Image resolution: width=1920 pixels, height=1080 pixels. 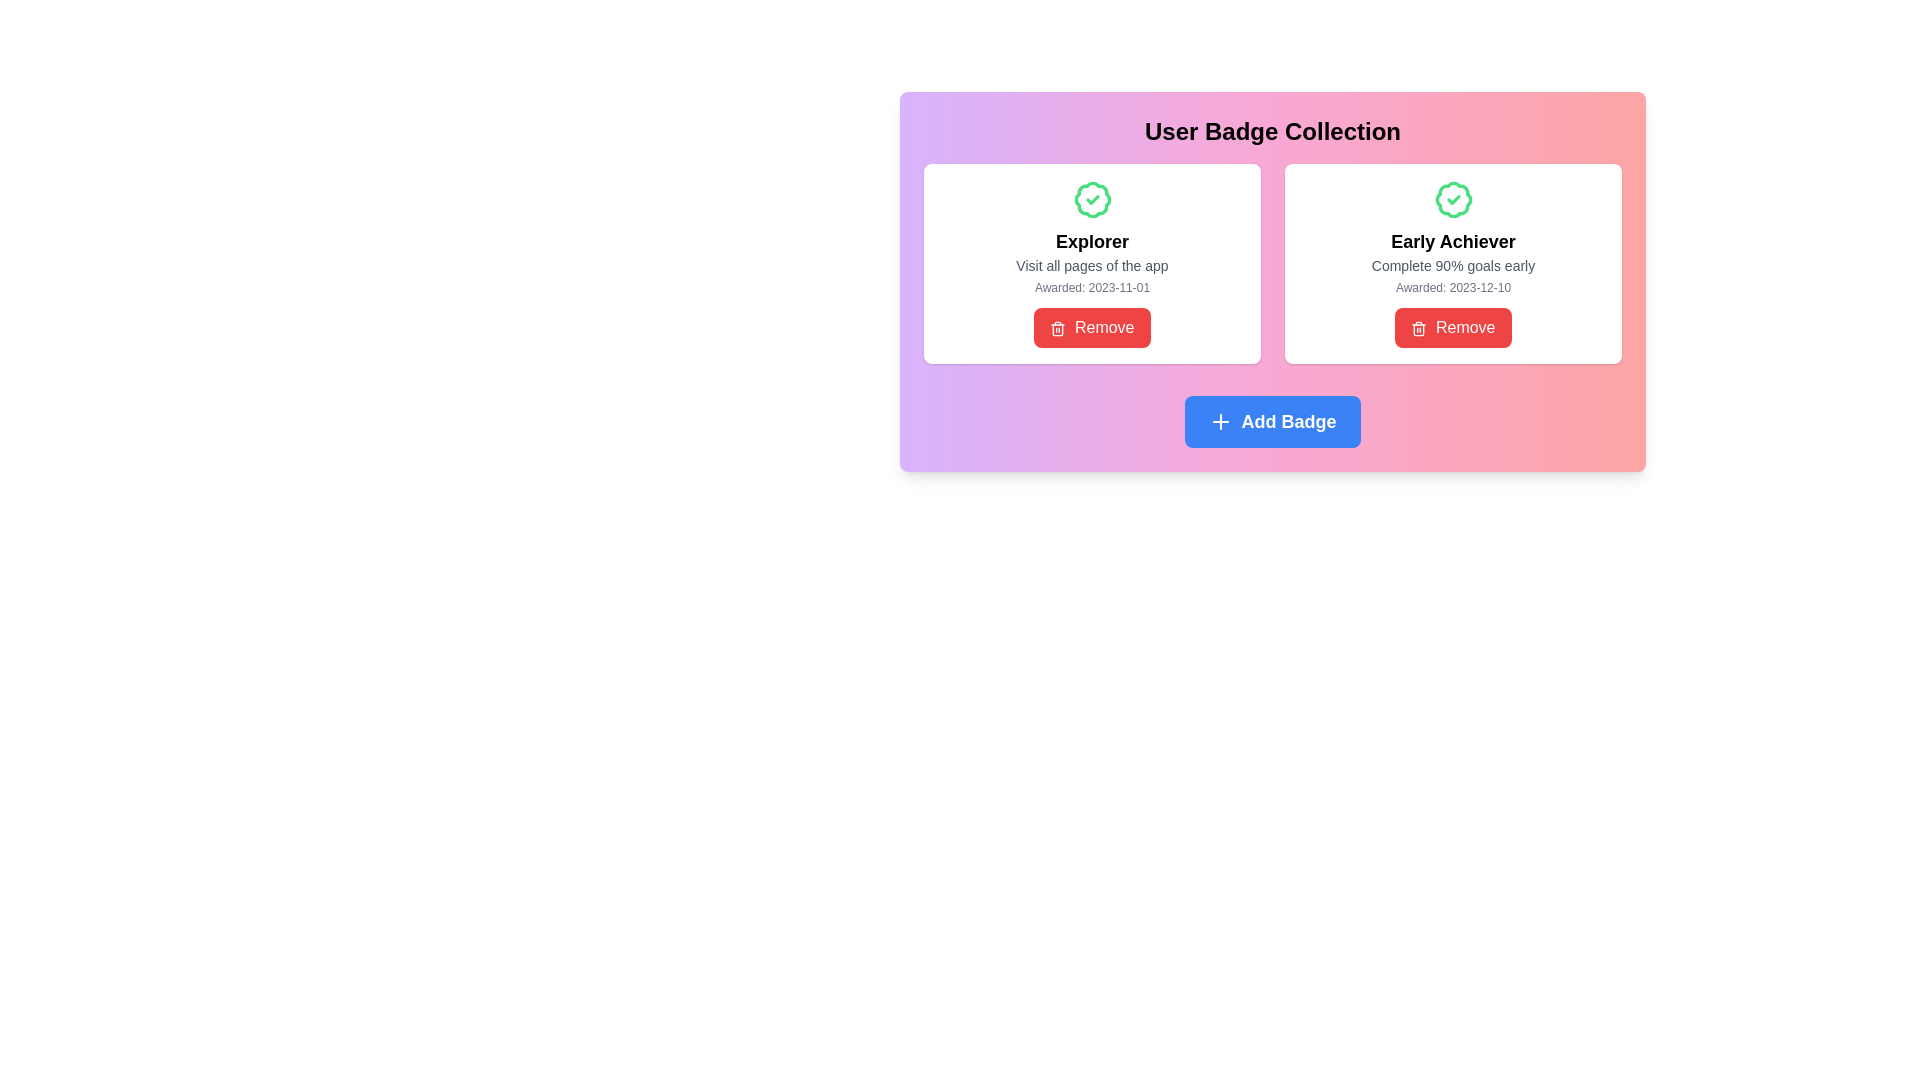 I want to click on text content of the gray subtitle labeled 'Awarded: 2023-11-01', which is positioned below the description 'Visit all pages of the app' and above the 'Remove' button within the 'Explorer' card, so click(x=1091, y=288).